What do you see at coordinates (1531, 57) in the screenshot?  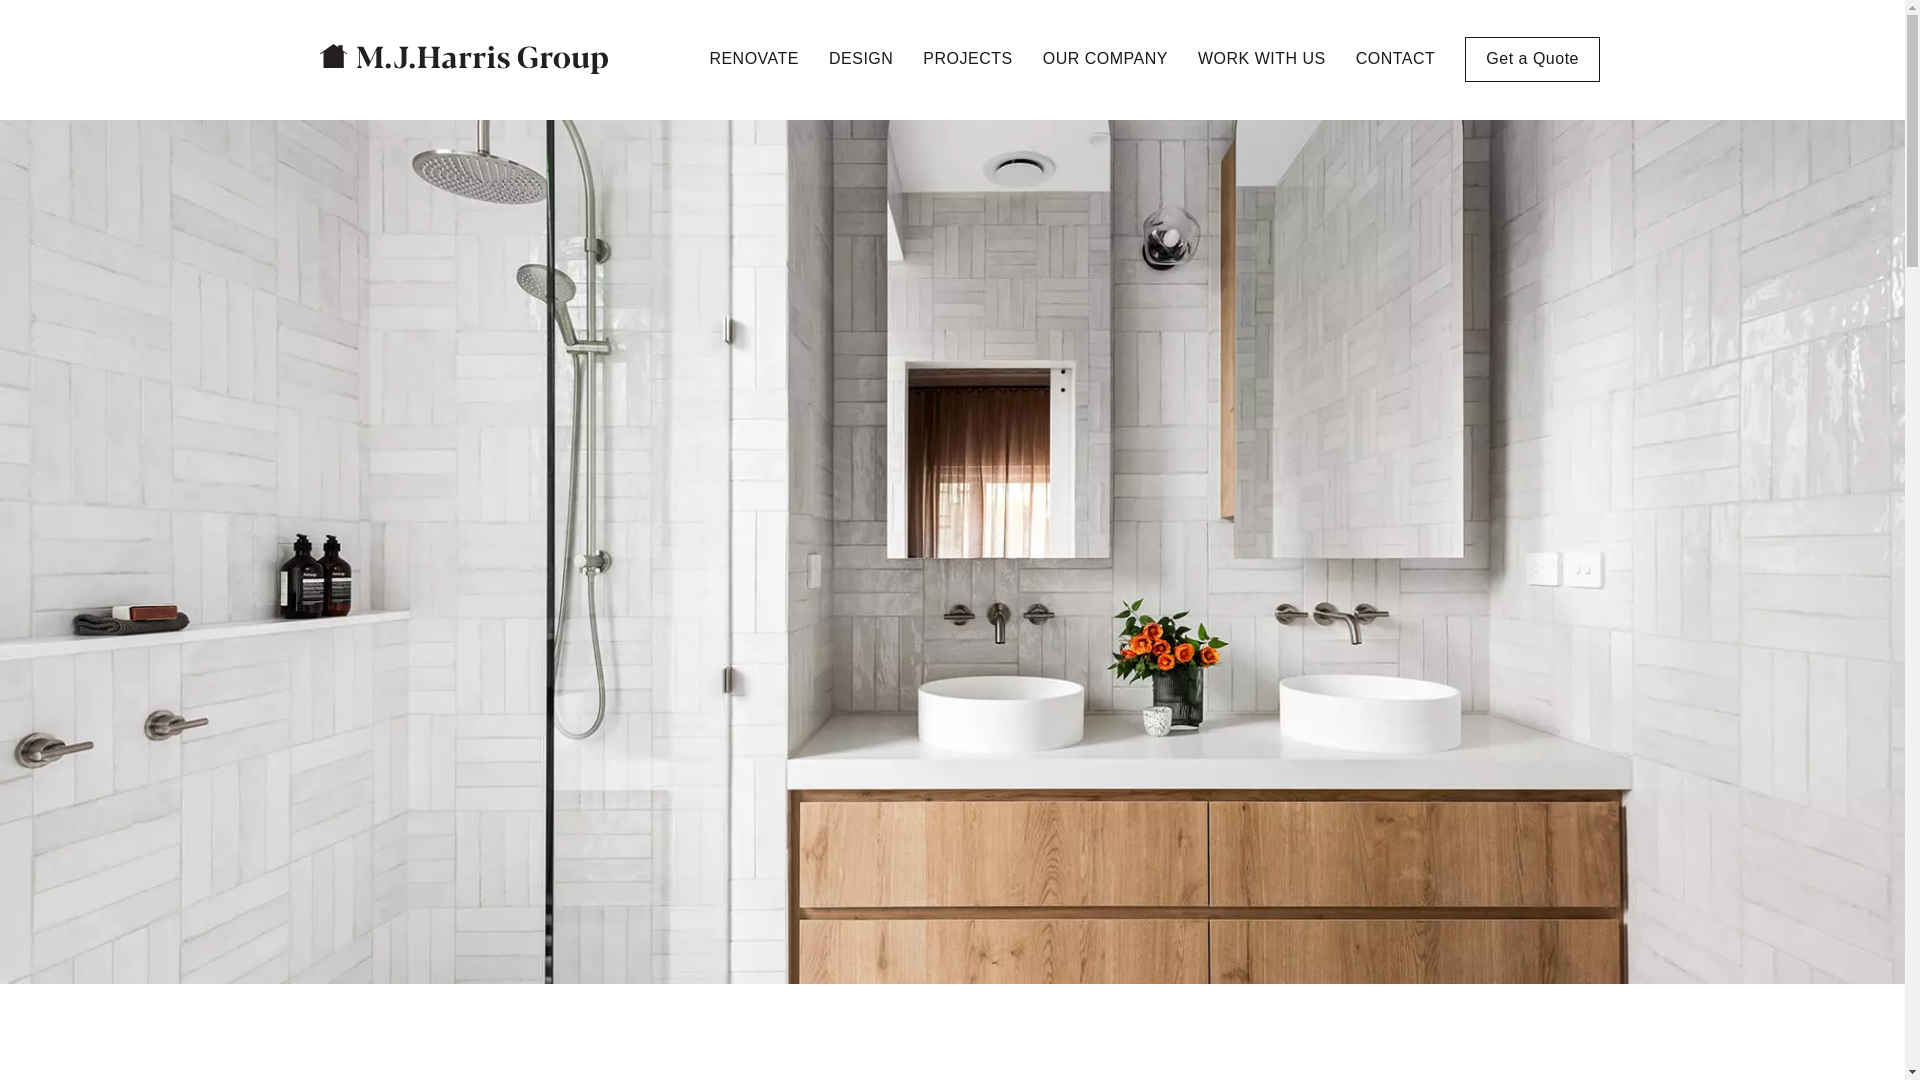 I see `'Get a Quote'` at bounding box center [1531, 57].